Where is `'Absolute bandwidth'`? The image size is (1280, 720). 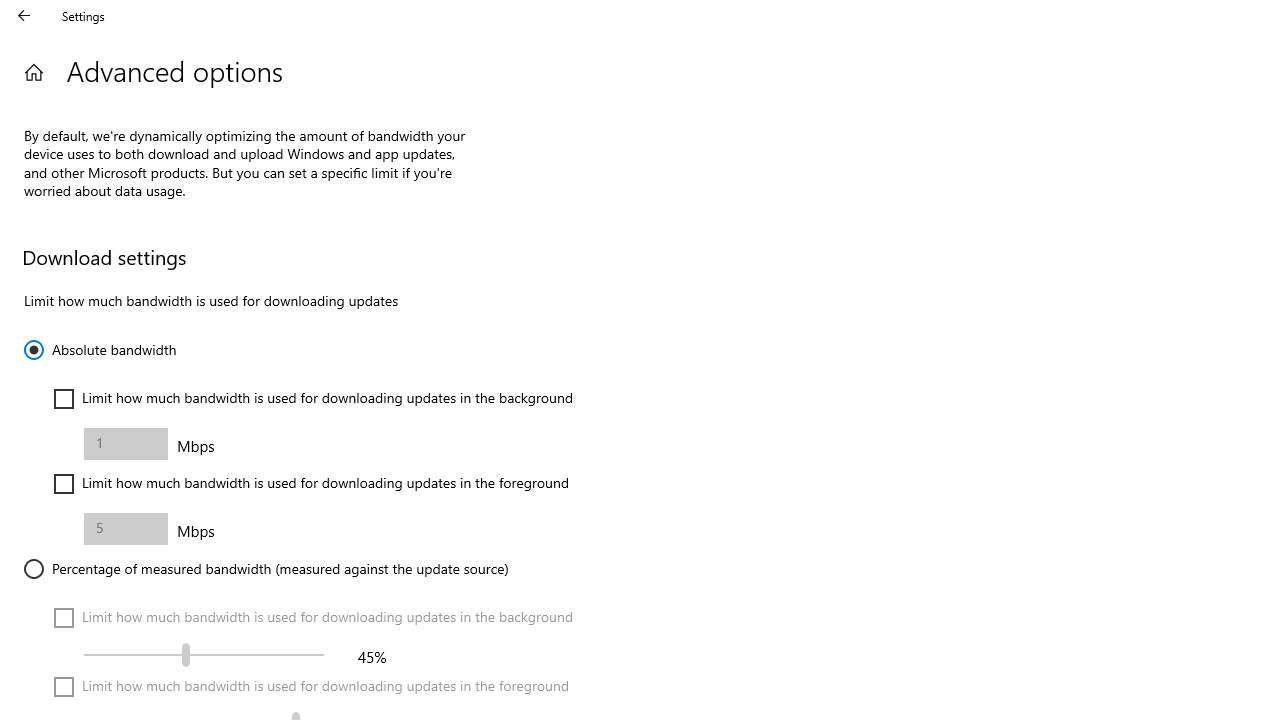
'Absolute bandwidth' is located at coordinates (99, 348).